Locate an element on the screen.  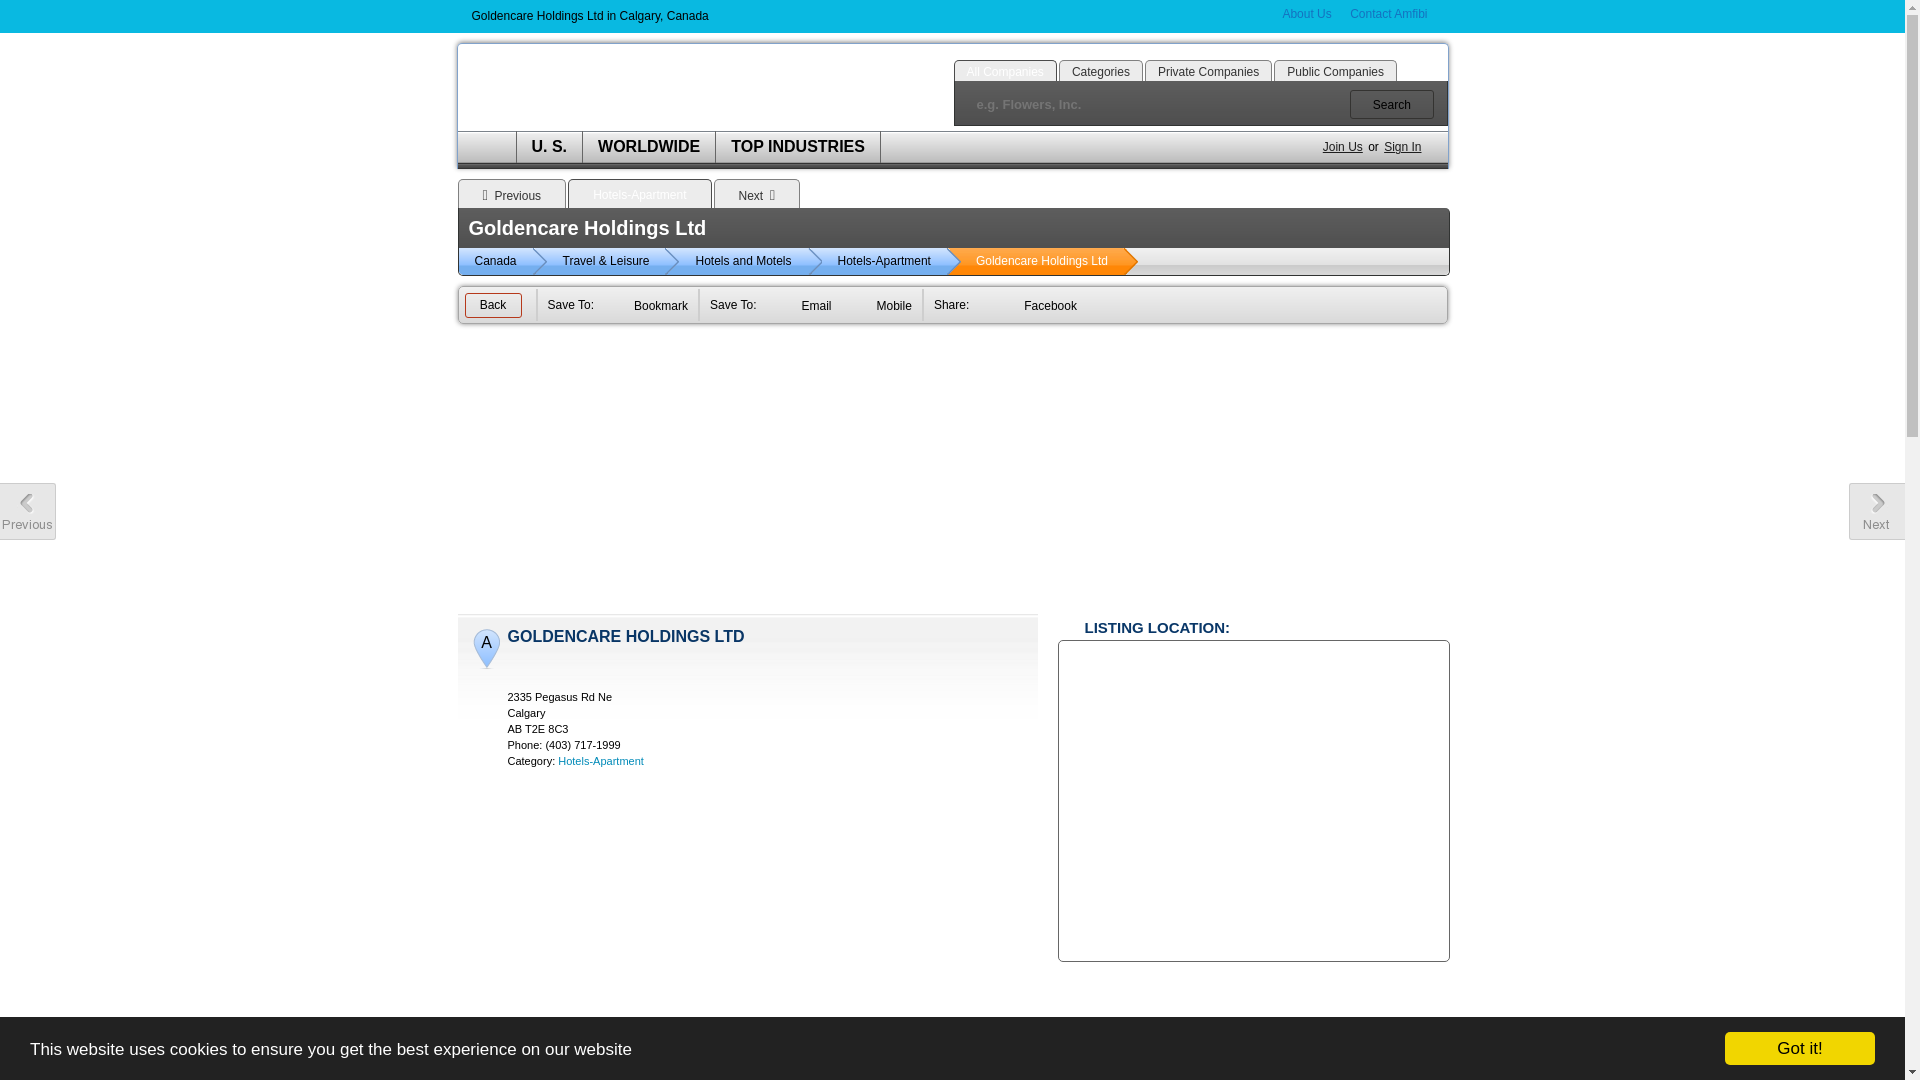
'HOME' is located at coordinates (486, 145).